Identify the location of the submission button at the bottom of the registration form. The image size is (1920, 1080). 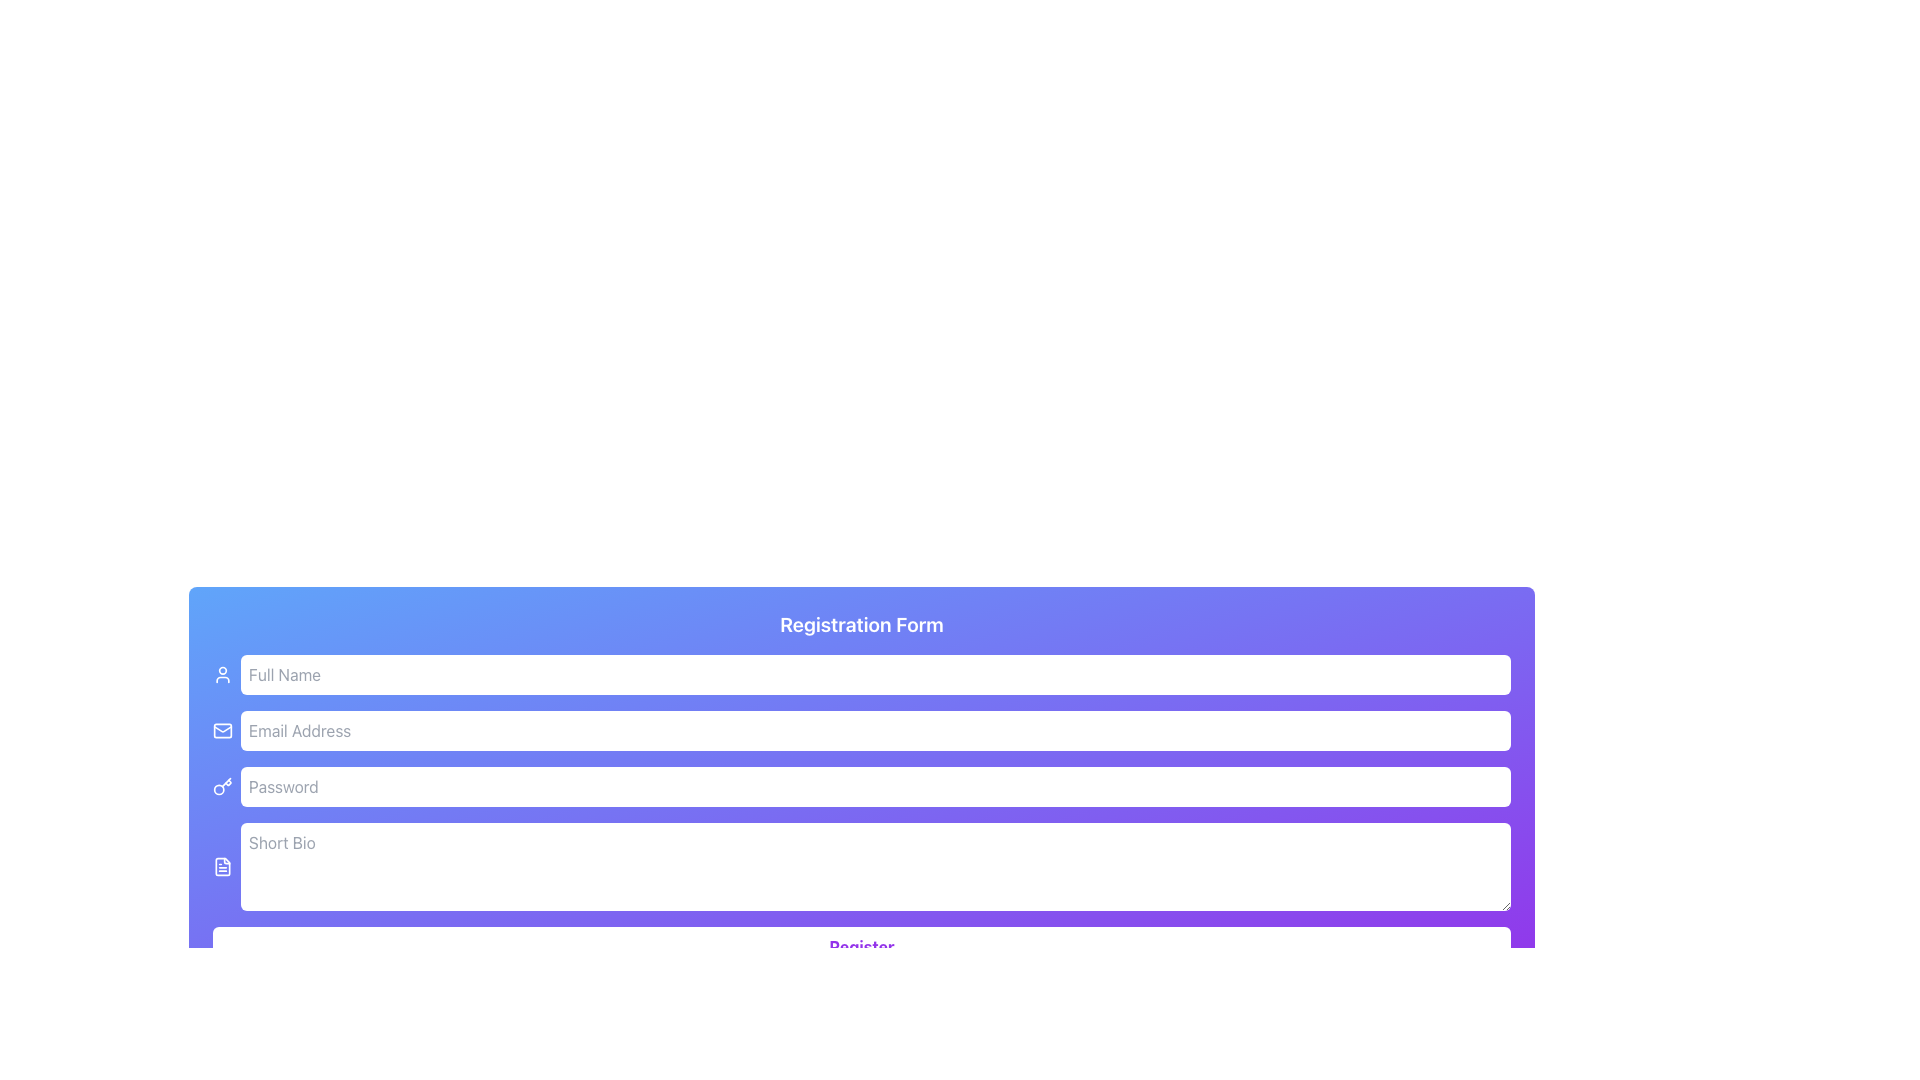
(862, 946).